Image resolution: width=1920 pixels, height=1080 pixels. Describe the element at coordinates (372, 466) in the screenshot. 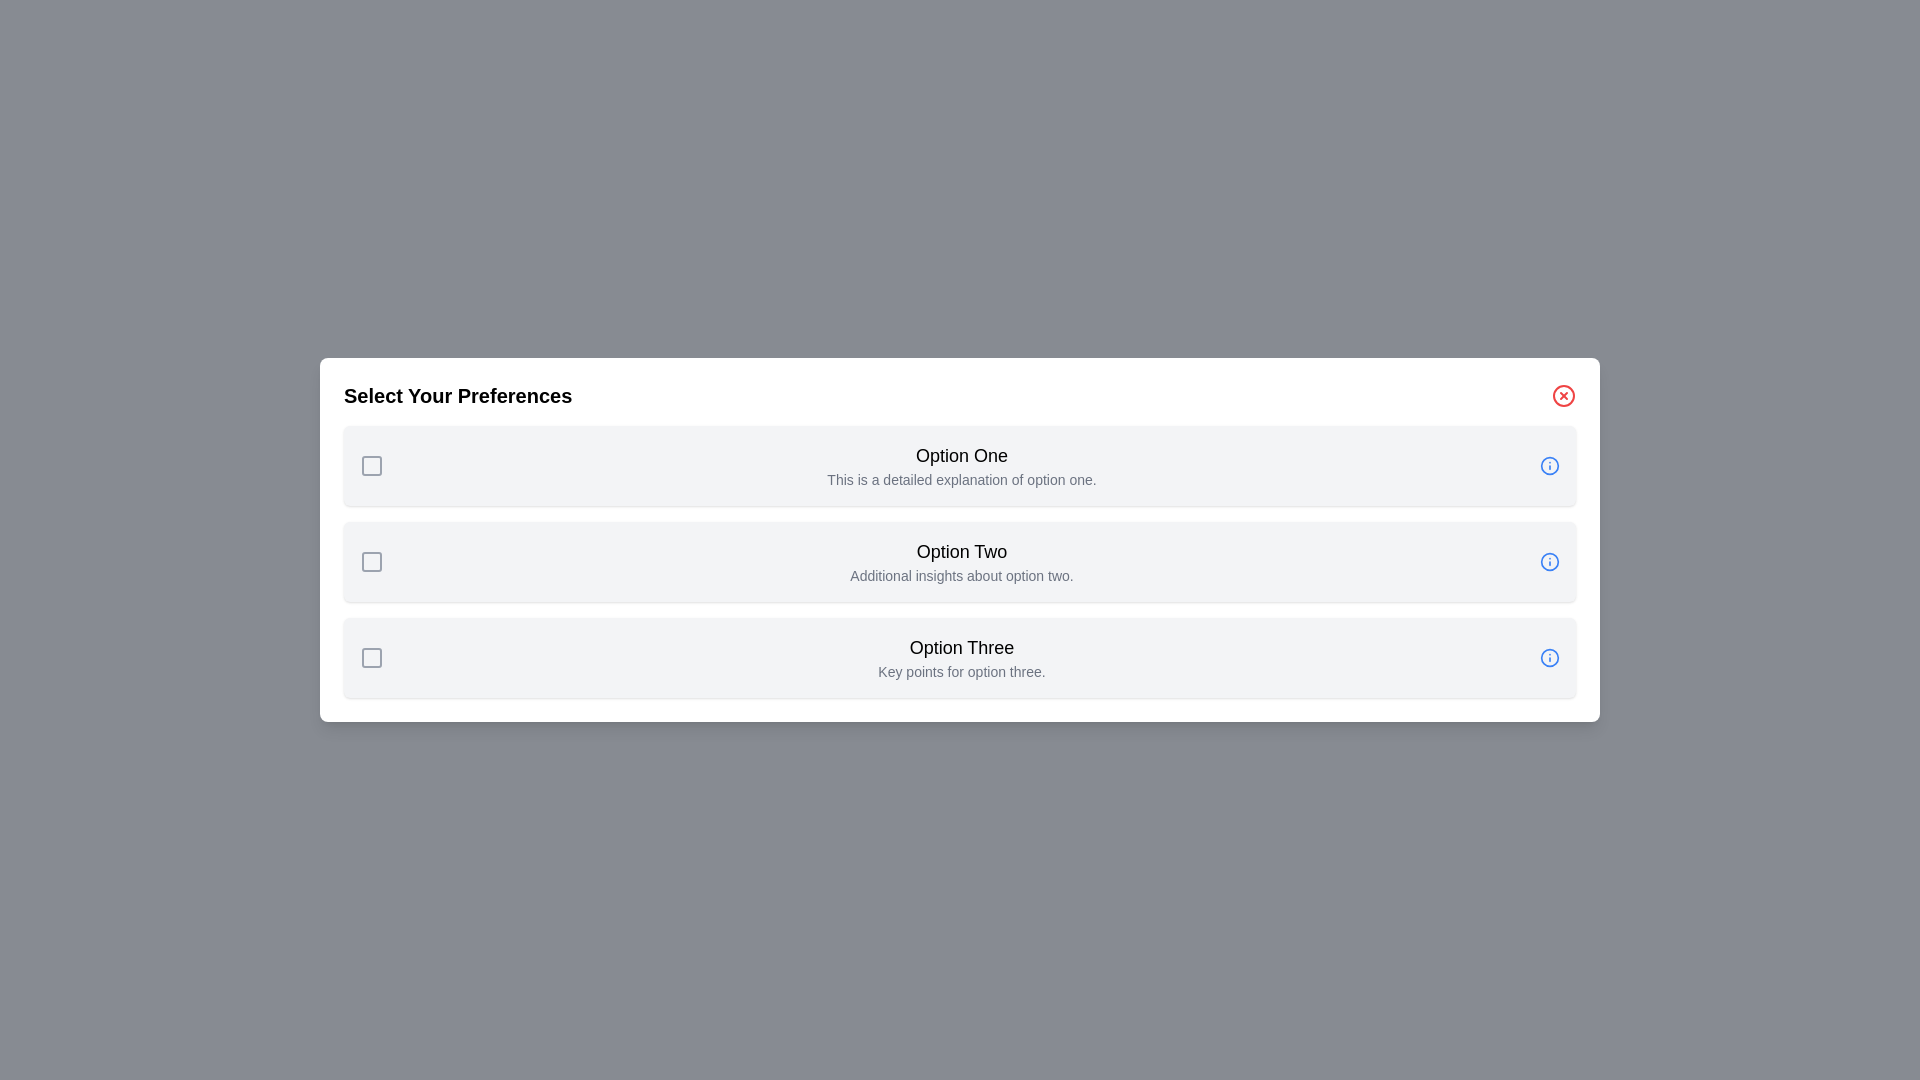

I see `the checkbox element located to the left of the 'Option One' text in the 'Select Your Preferences' section` at that location.